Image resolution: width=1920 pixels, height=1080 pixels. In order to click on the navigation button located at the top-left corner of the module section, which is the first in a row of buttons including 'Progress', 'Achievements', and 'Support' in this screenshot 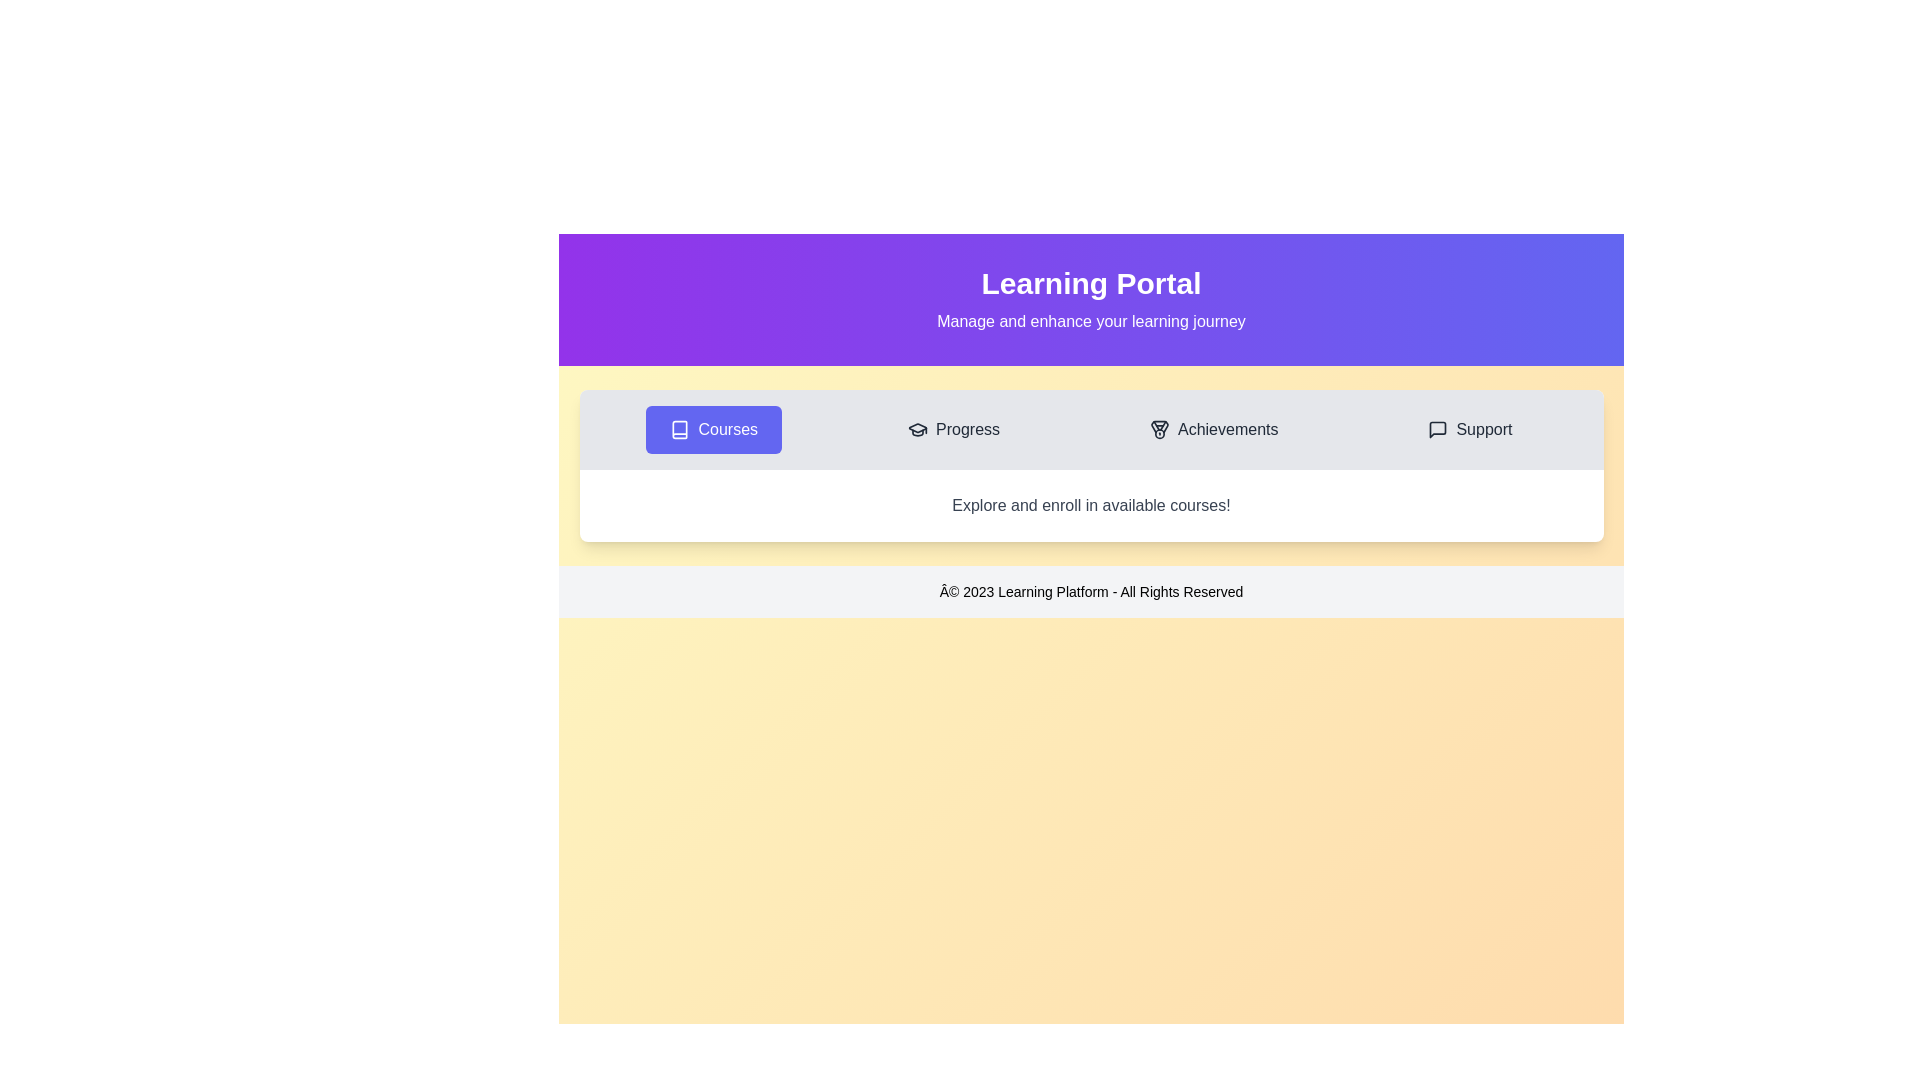, I will do `click(714, 428)`.